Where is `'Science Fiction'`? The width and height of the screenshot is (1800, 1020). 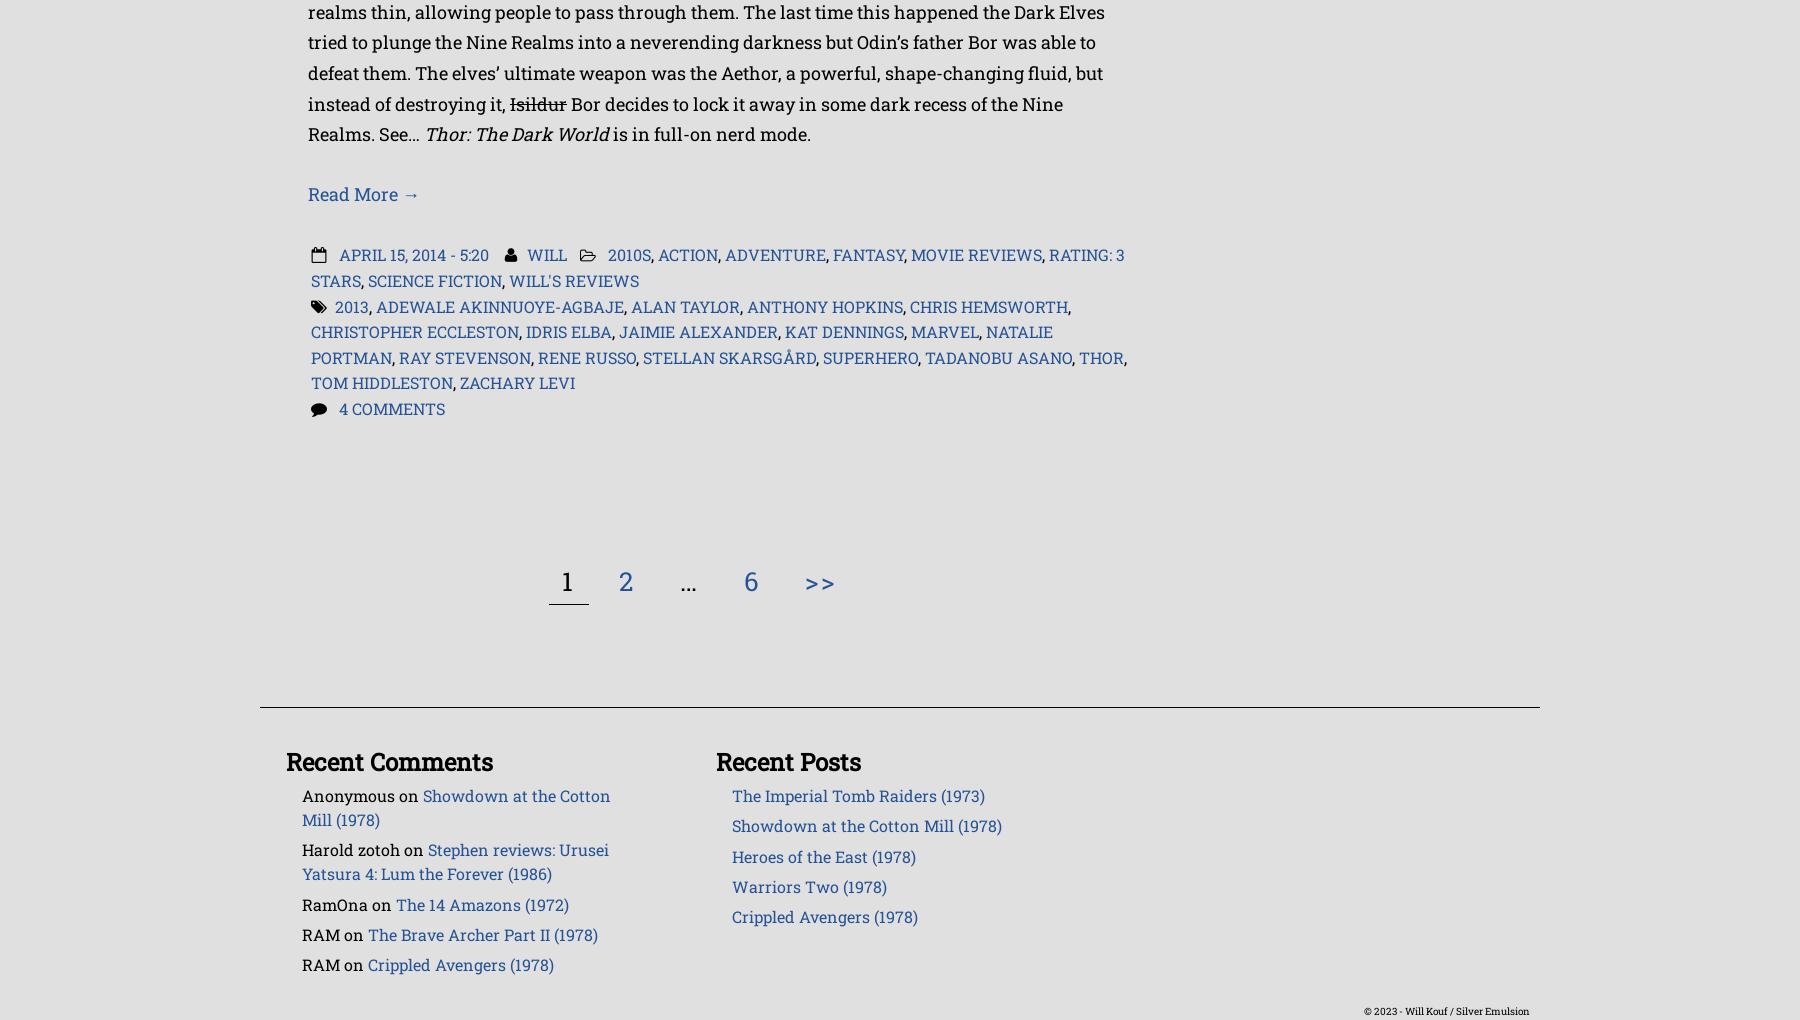 'Science Fiction' is located at coordinates (367, 278).